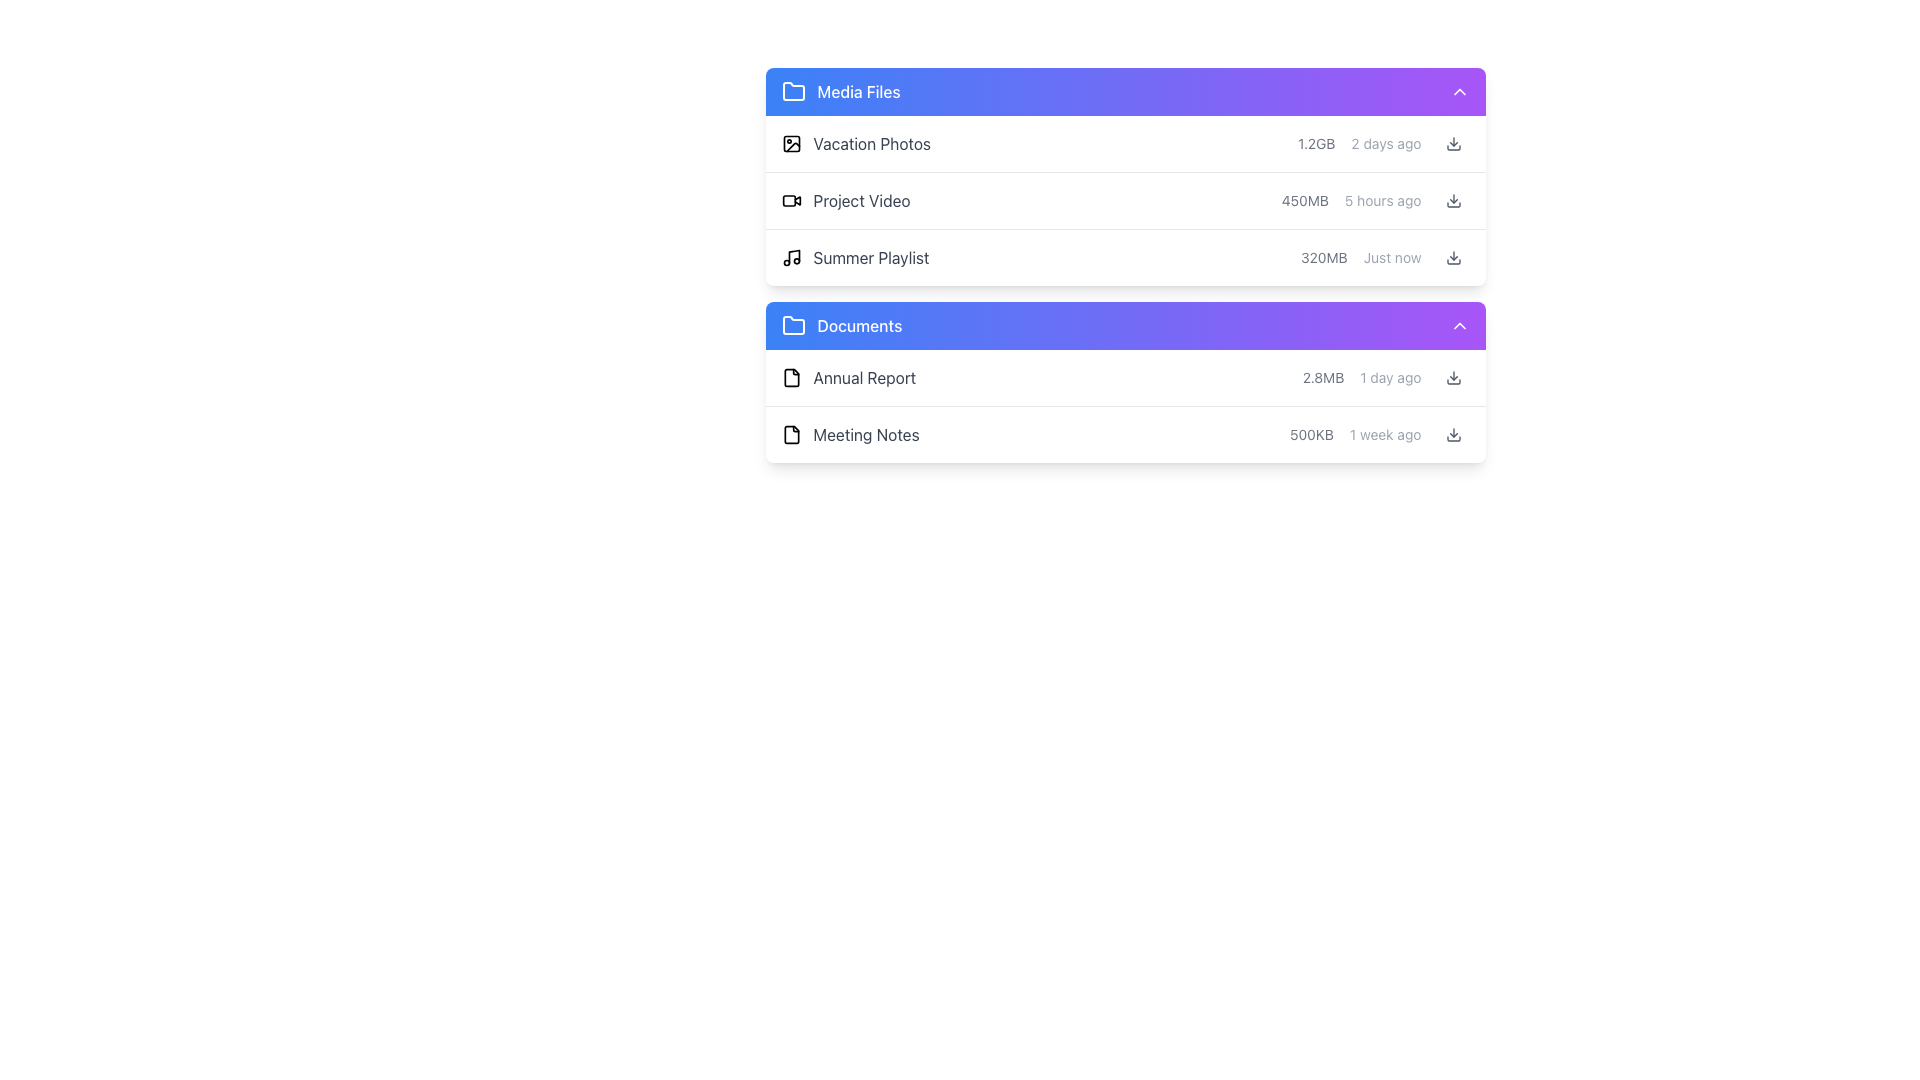 The width and height of the screenshot is (1920, 1080). I want to click on the 'Annual Report' label, which is a gray textual label positioned under the 'Documents' section, to the right of a document file icon, so click(864, 378).